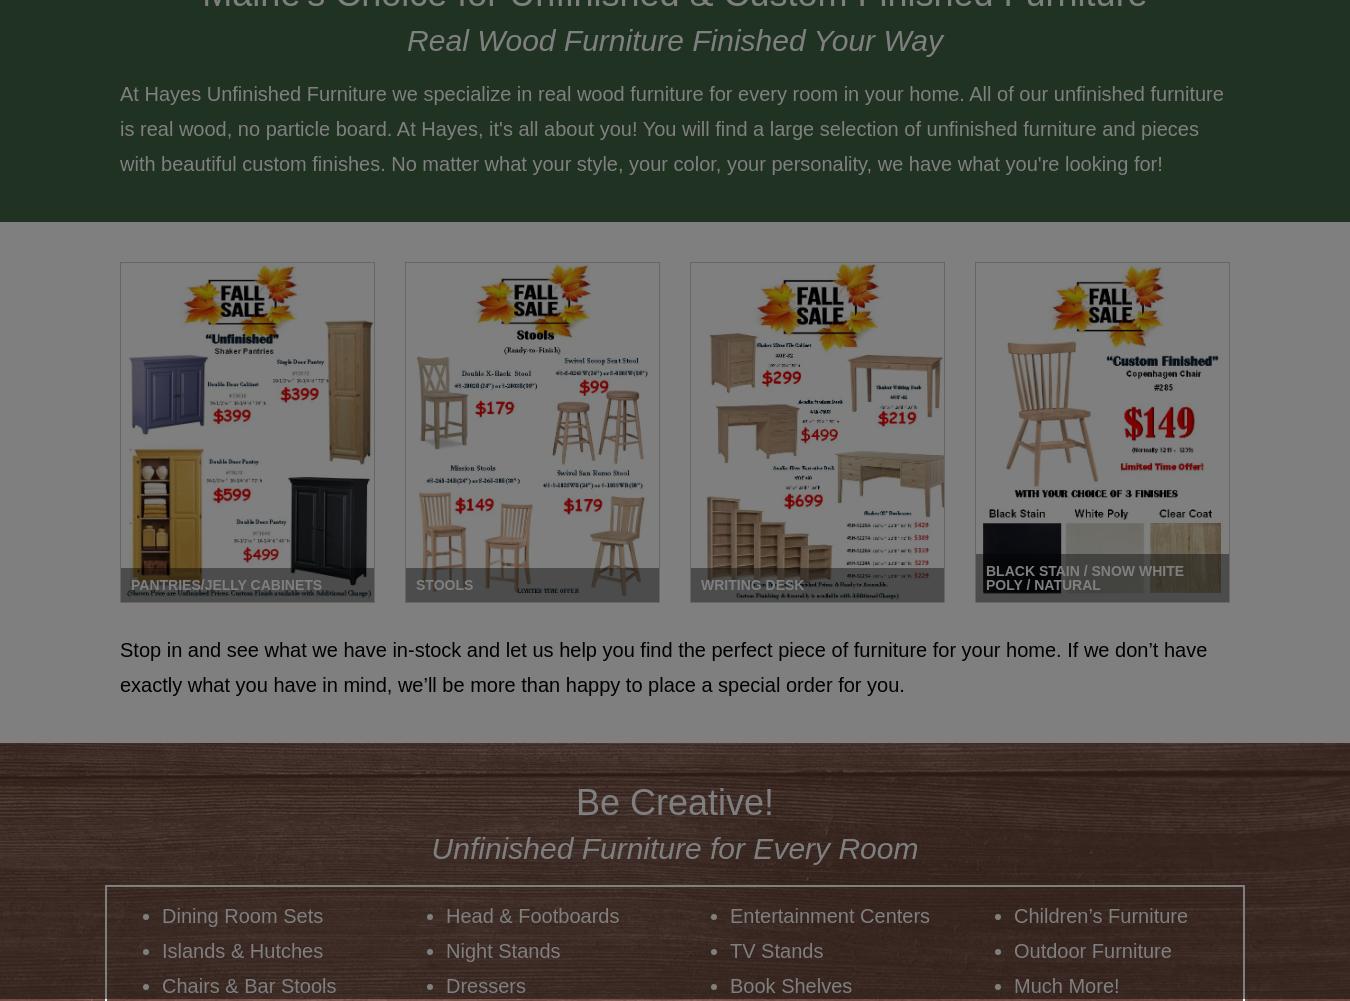 Image resolution: width=1350 pixels, height=1001 pixels. Describe the element at coordinates (225, 583) in the screenshot. I see `'Pantries/Jelly Cabinets'` at that location.